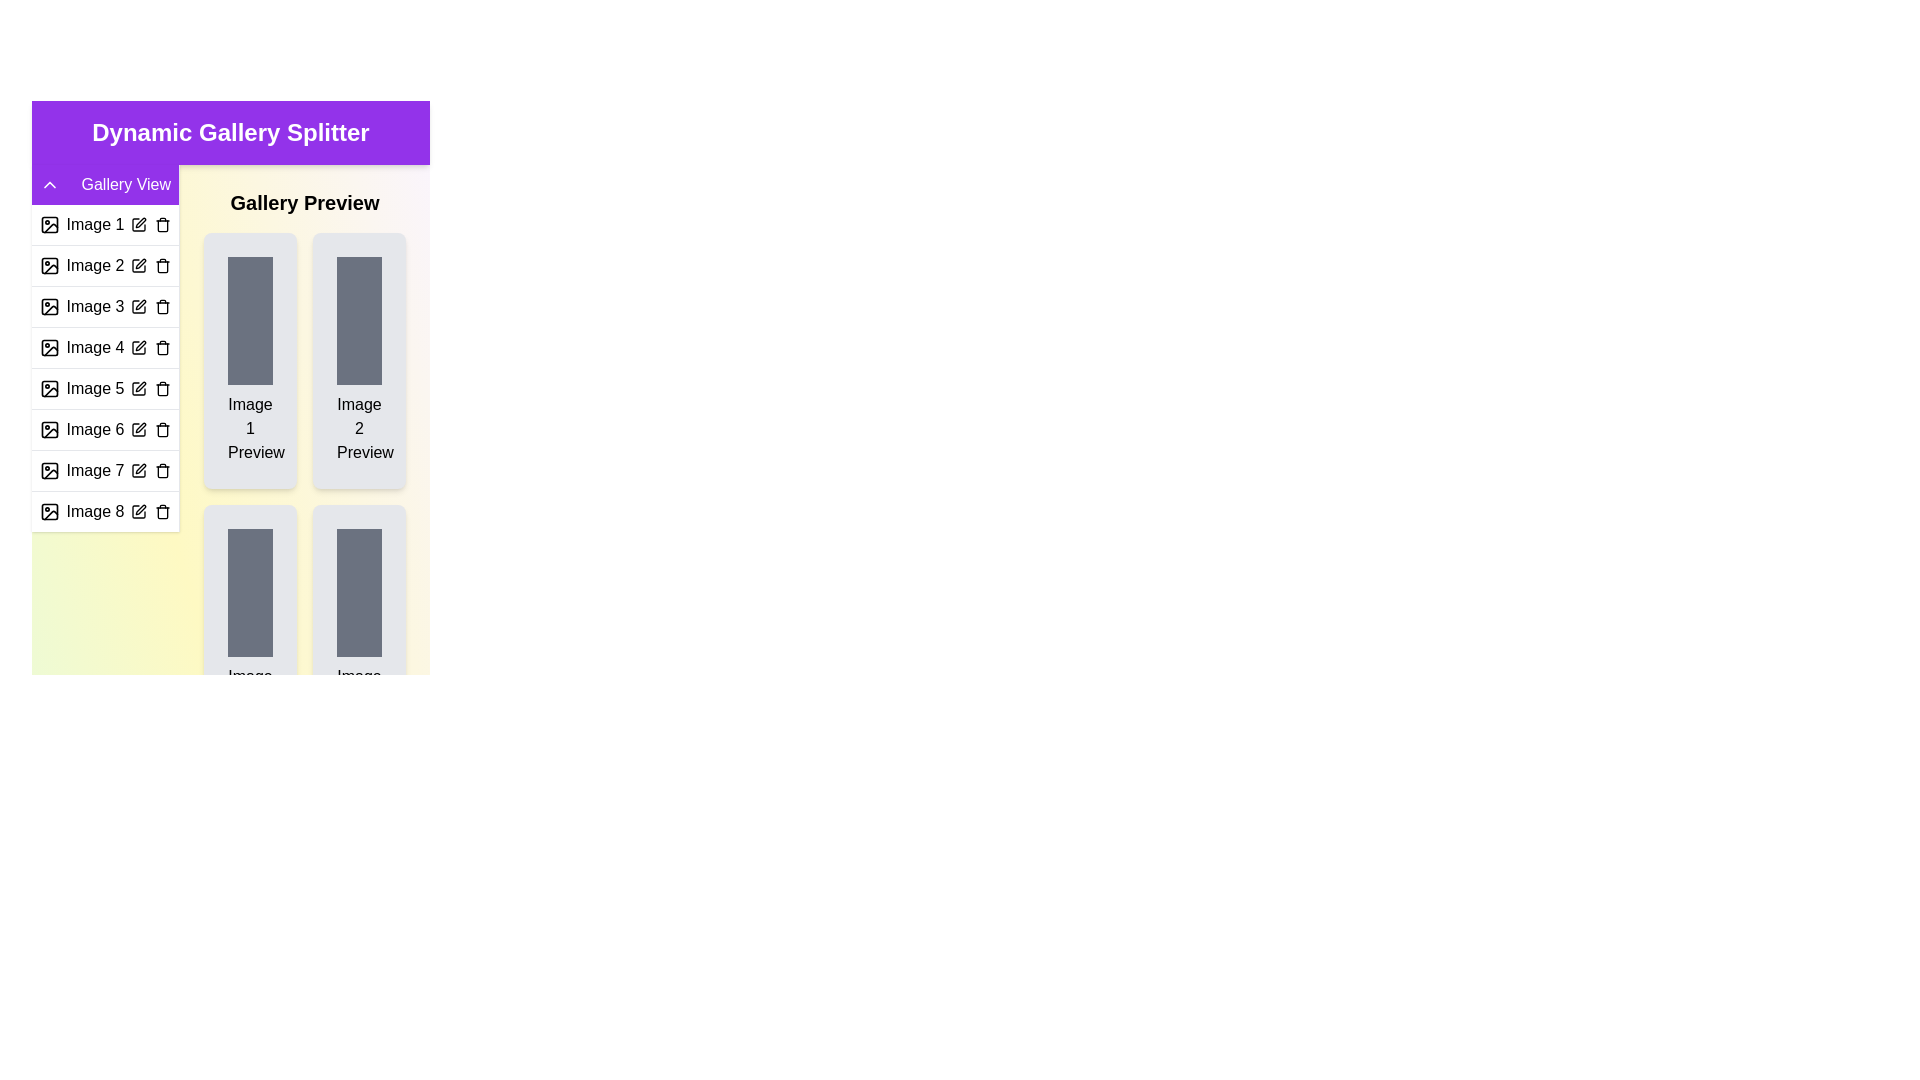 The height and width of the screenshot is (1080, 1920). Describe the element at coordinates (104, 428) in the screenshot. I see `the row element for 'Image 6' in the gallery manager` at that location.